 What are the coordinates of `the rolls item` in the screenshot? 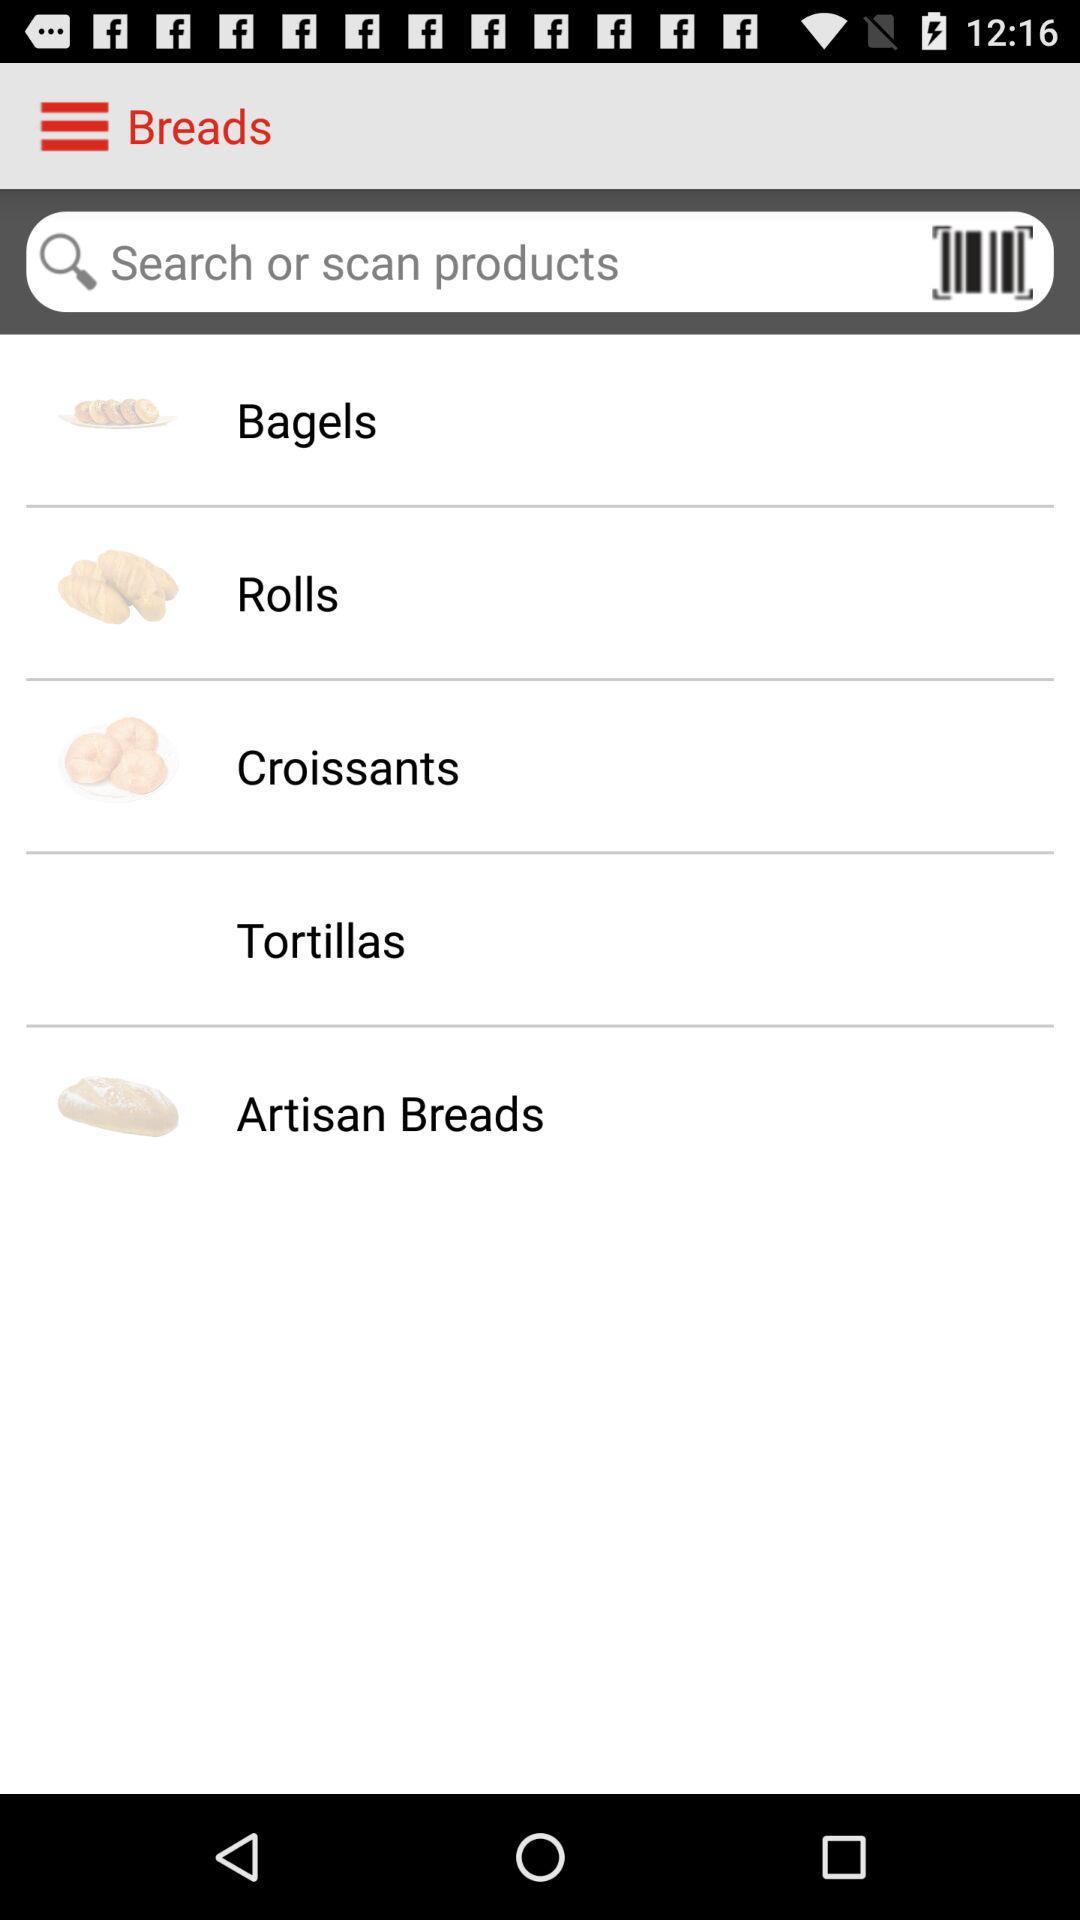 It's located at (287, 591).